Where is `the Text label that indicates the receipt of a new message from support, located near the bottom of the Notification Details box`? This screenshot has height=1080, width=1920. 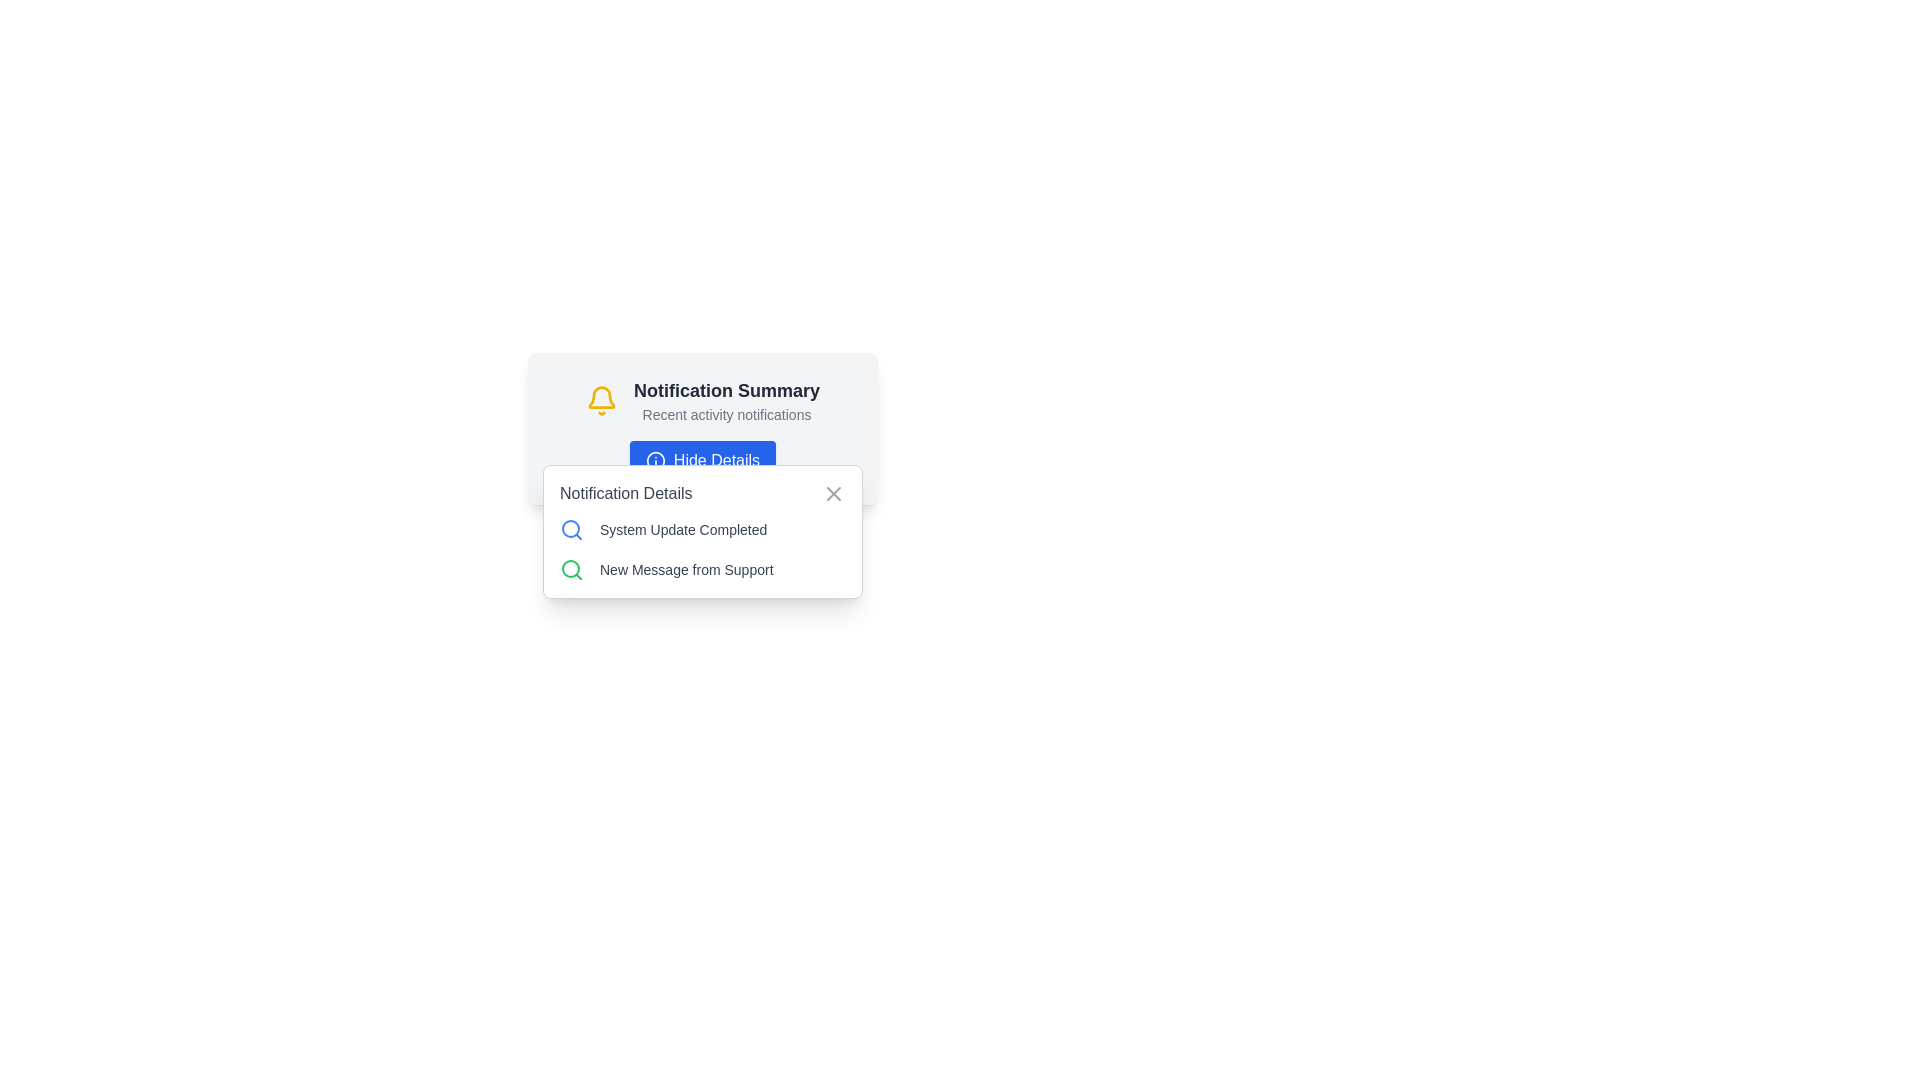 the Text label that indicates the receipt of a new message from support, located near the bottom of the Notification Details box is located at coordinates (686, 570).